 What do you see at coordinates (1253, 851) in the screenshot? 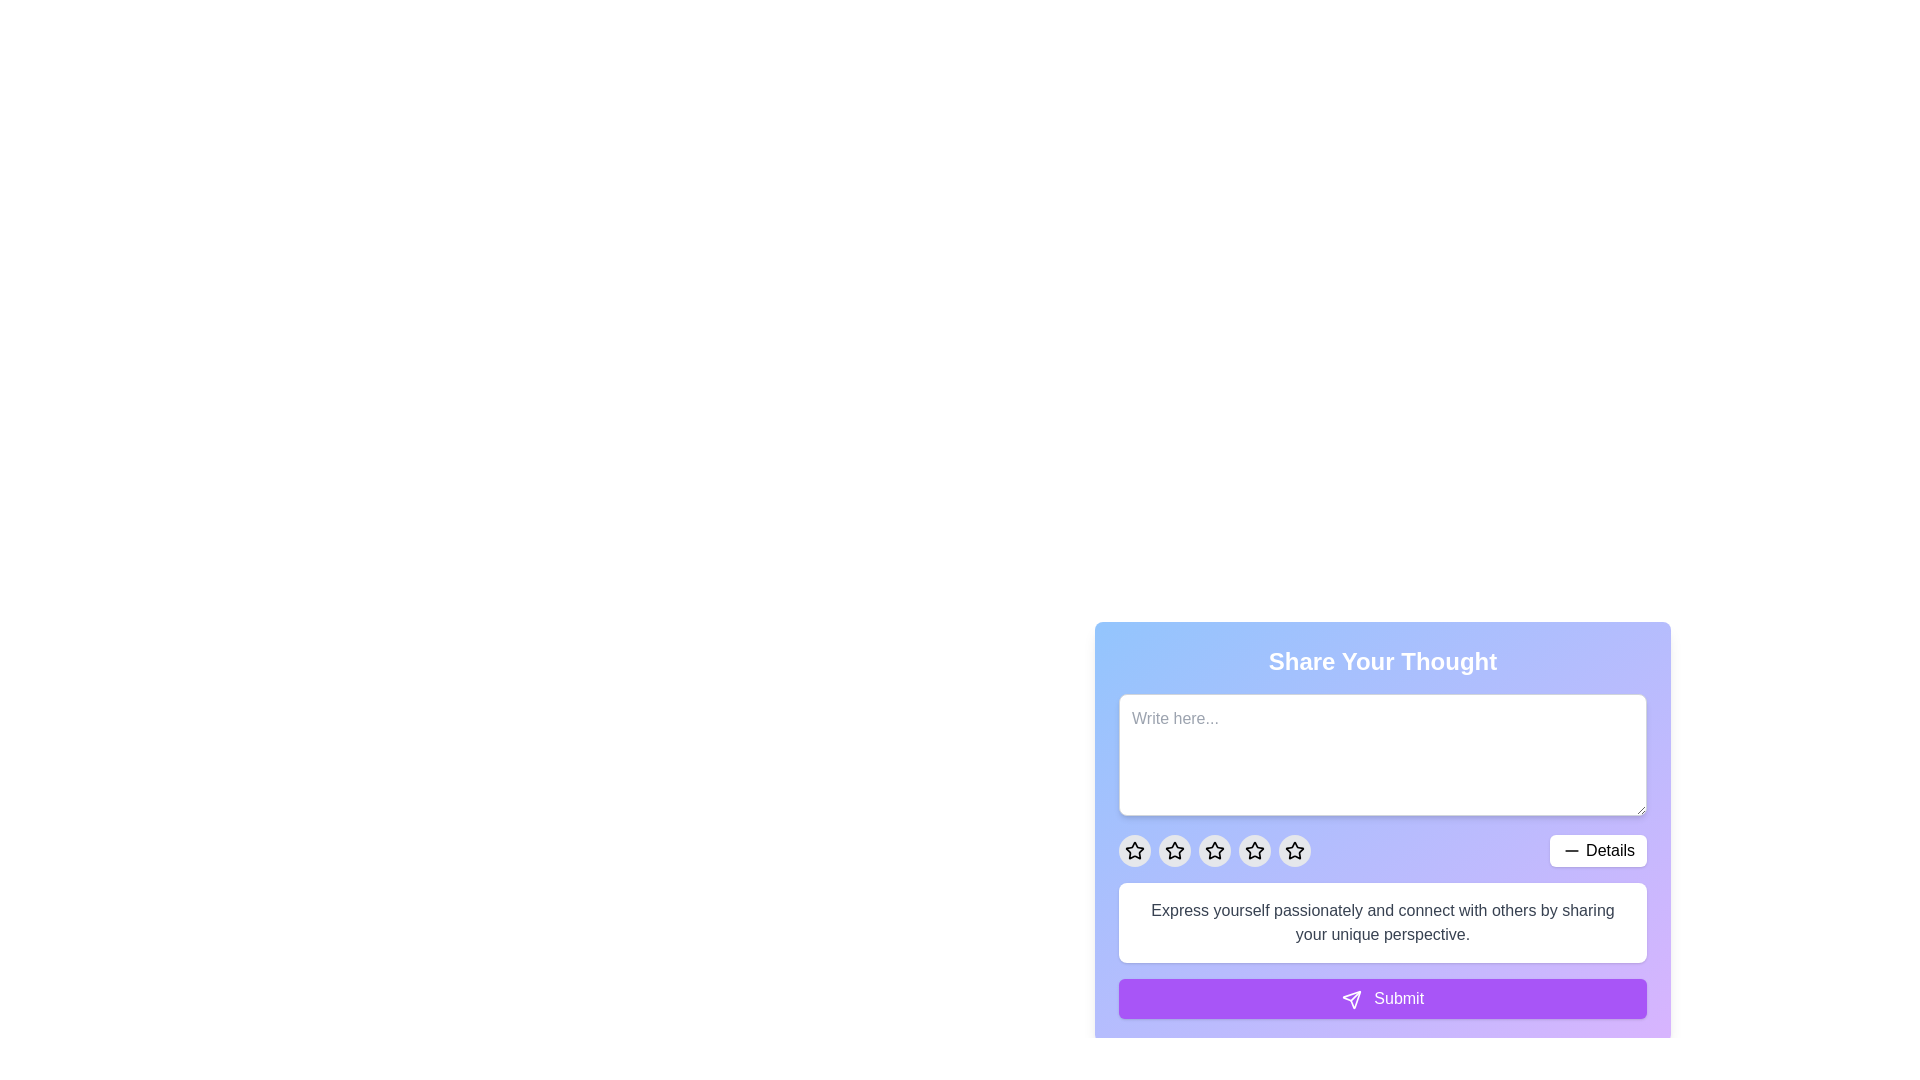
I see `the third star icon` at bounding box center [1253, 851].